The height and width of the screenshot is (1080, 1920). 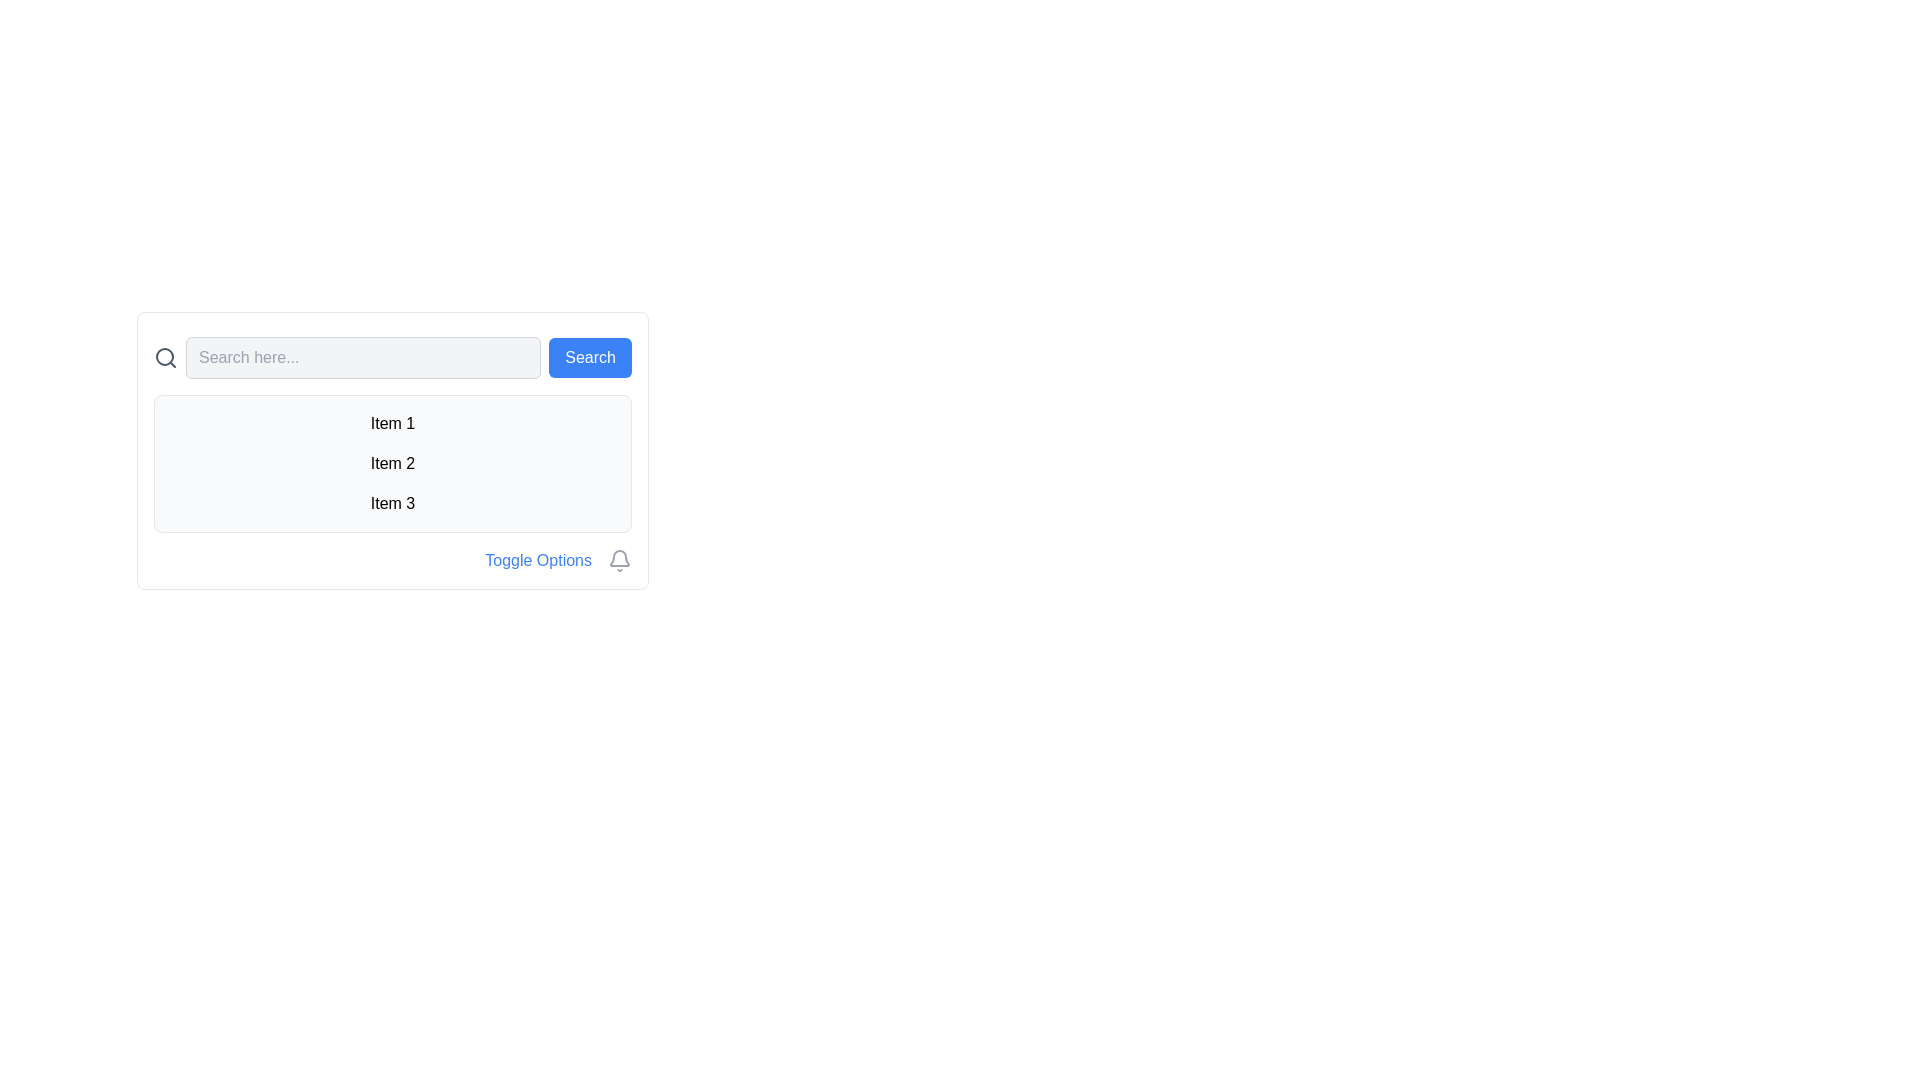 I want to click on the list item with the text 'Item 1', so click(x=393, y=423).